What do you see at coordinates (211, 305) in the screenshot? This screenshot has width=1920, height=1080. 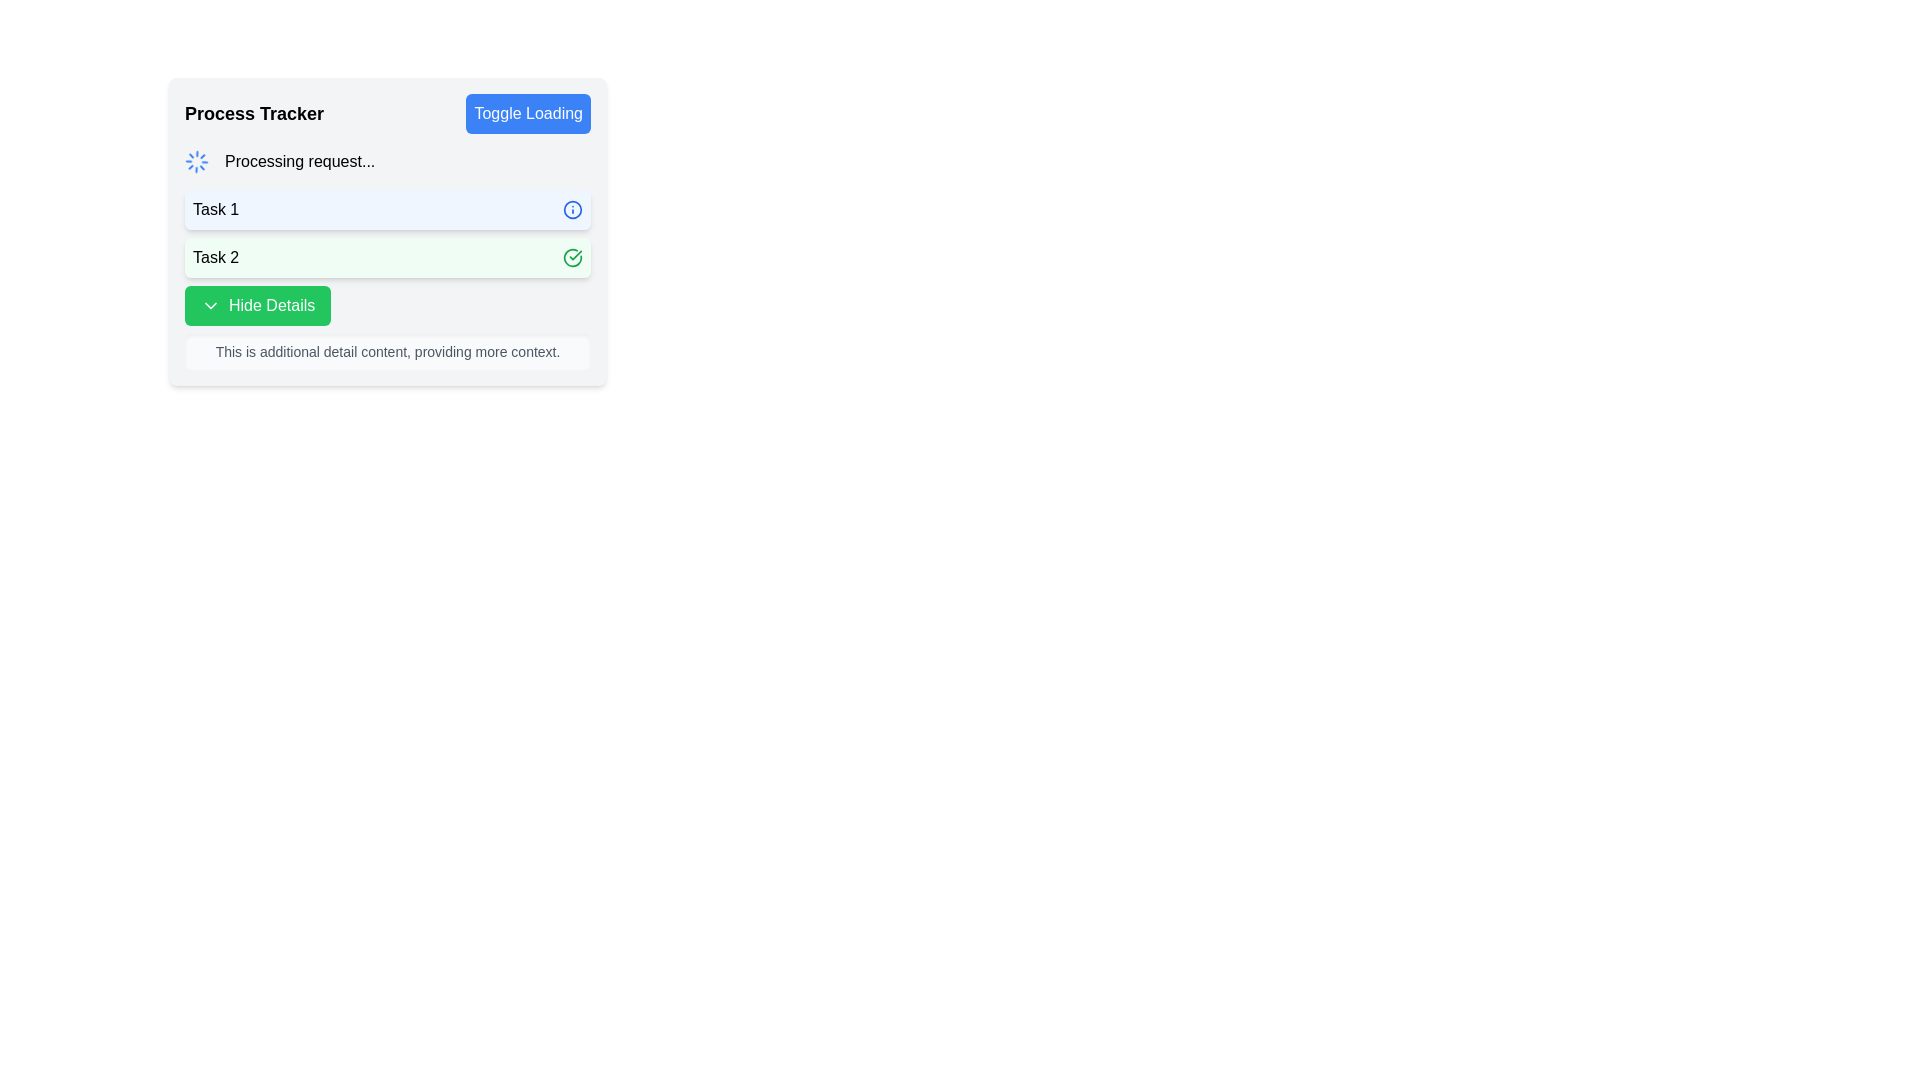 I see `the icon indicating the expandable or collapsible state of the 'Hide Details' feature` at bounding box center [211, 305].